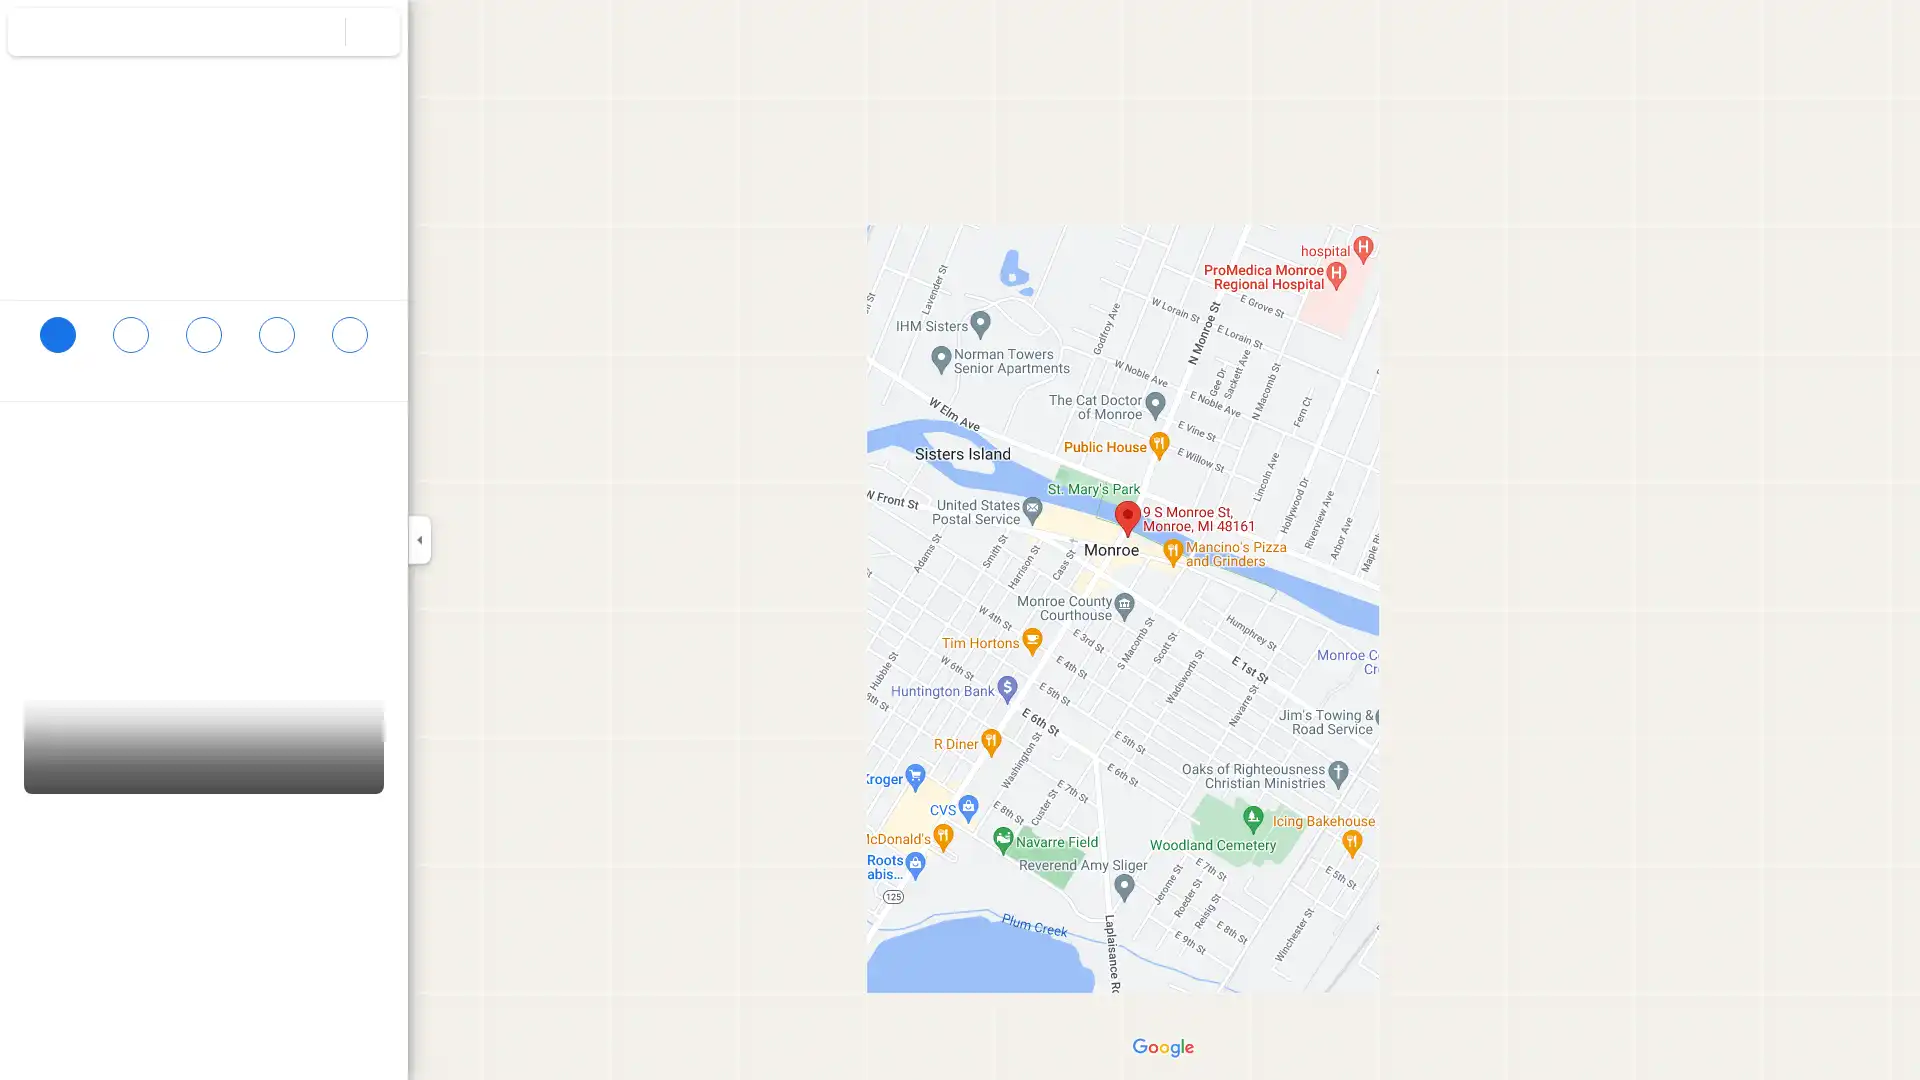  What do you see at coordinates (57, 342) in the screenshot?
I see `Directions to 9 S Monroe St` at bounding box center [57, 342].